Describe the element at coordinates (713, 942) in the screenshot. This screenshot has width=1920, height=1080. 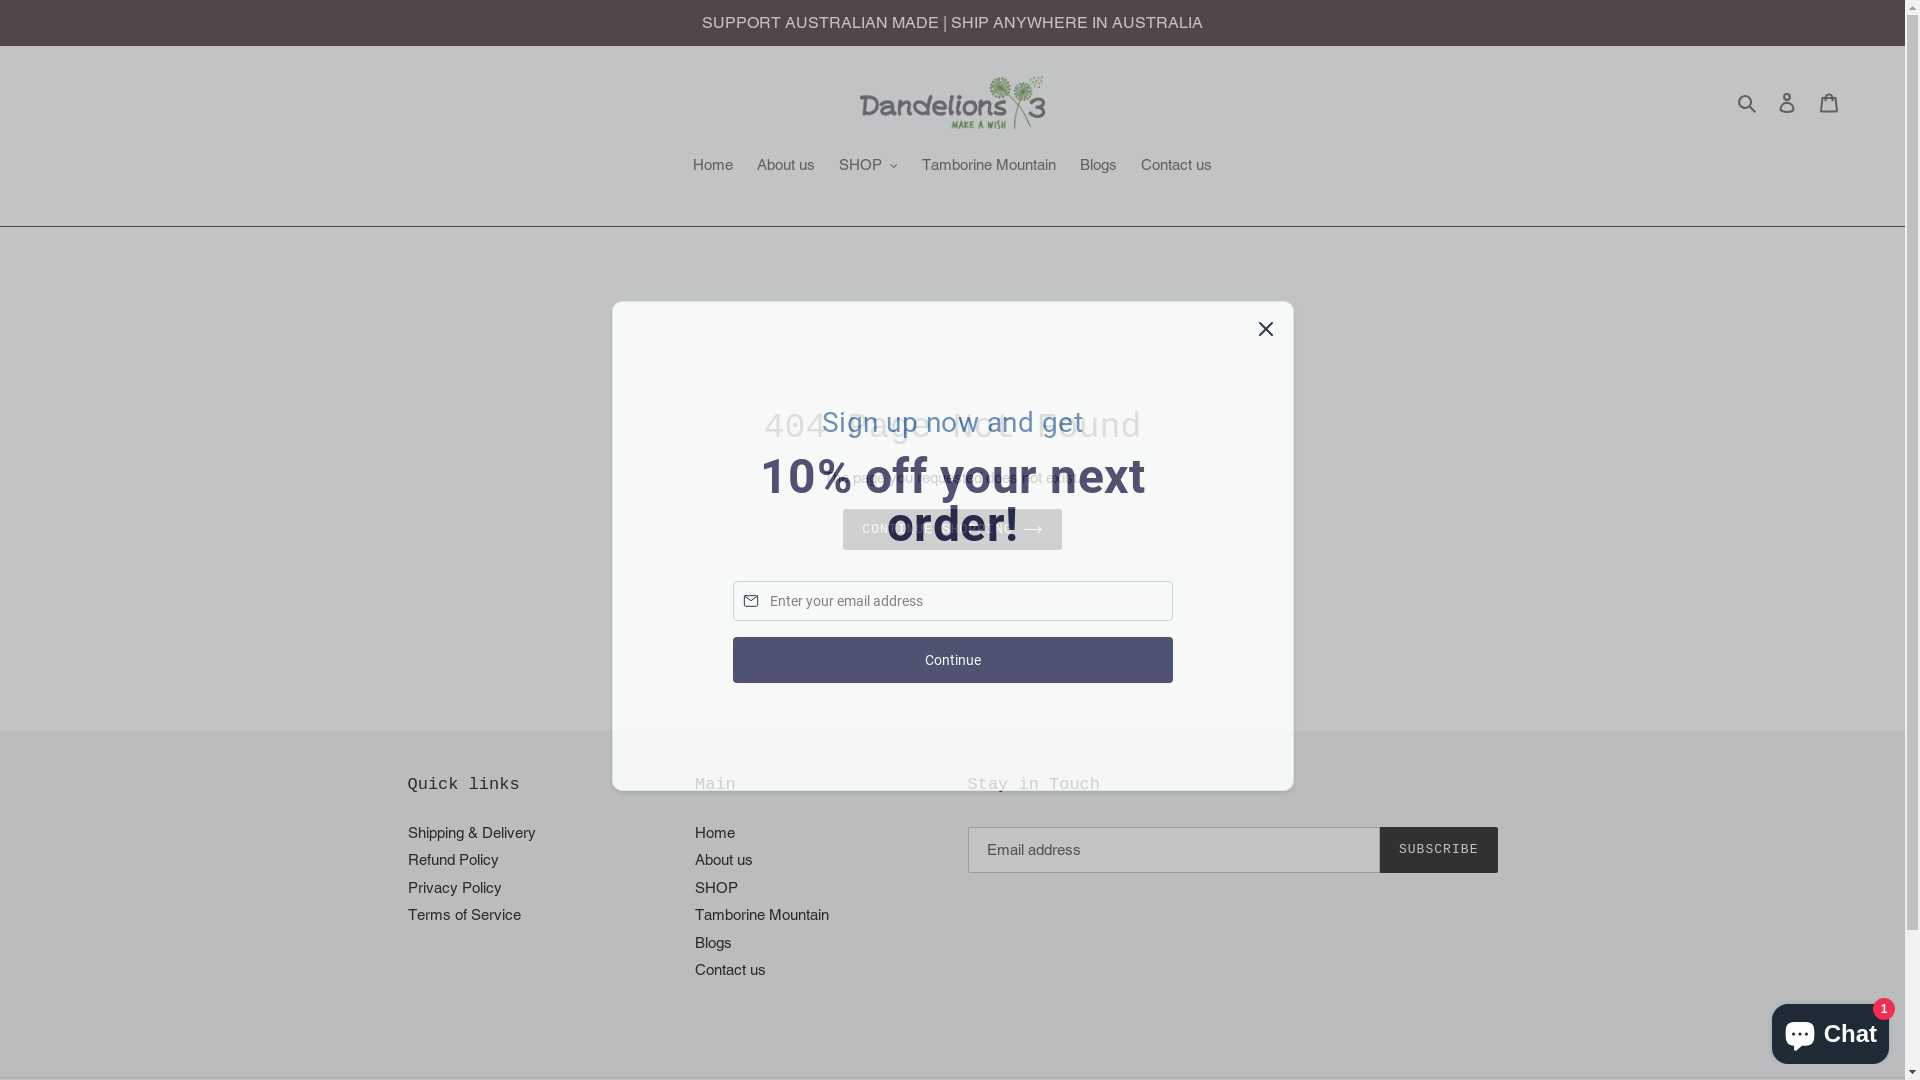
I see `'Blogs'` at that location.